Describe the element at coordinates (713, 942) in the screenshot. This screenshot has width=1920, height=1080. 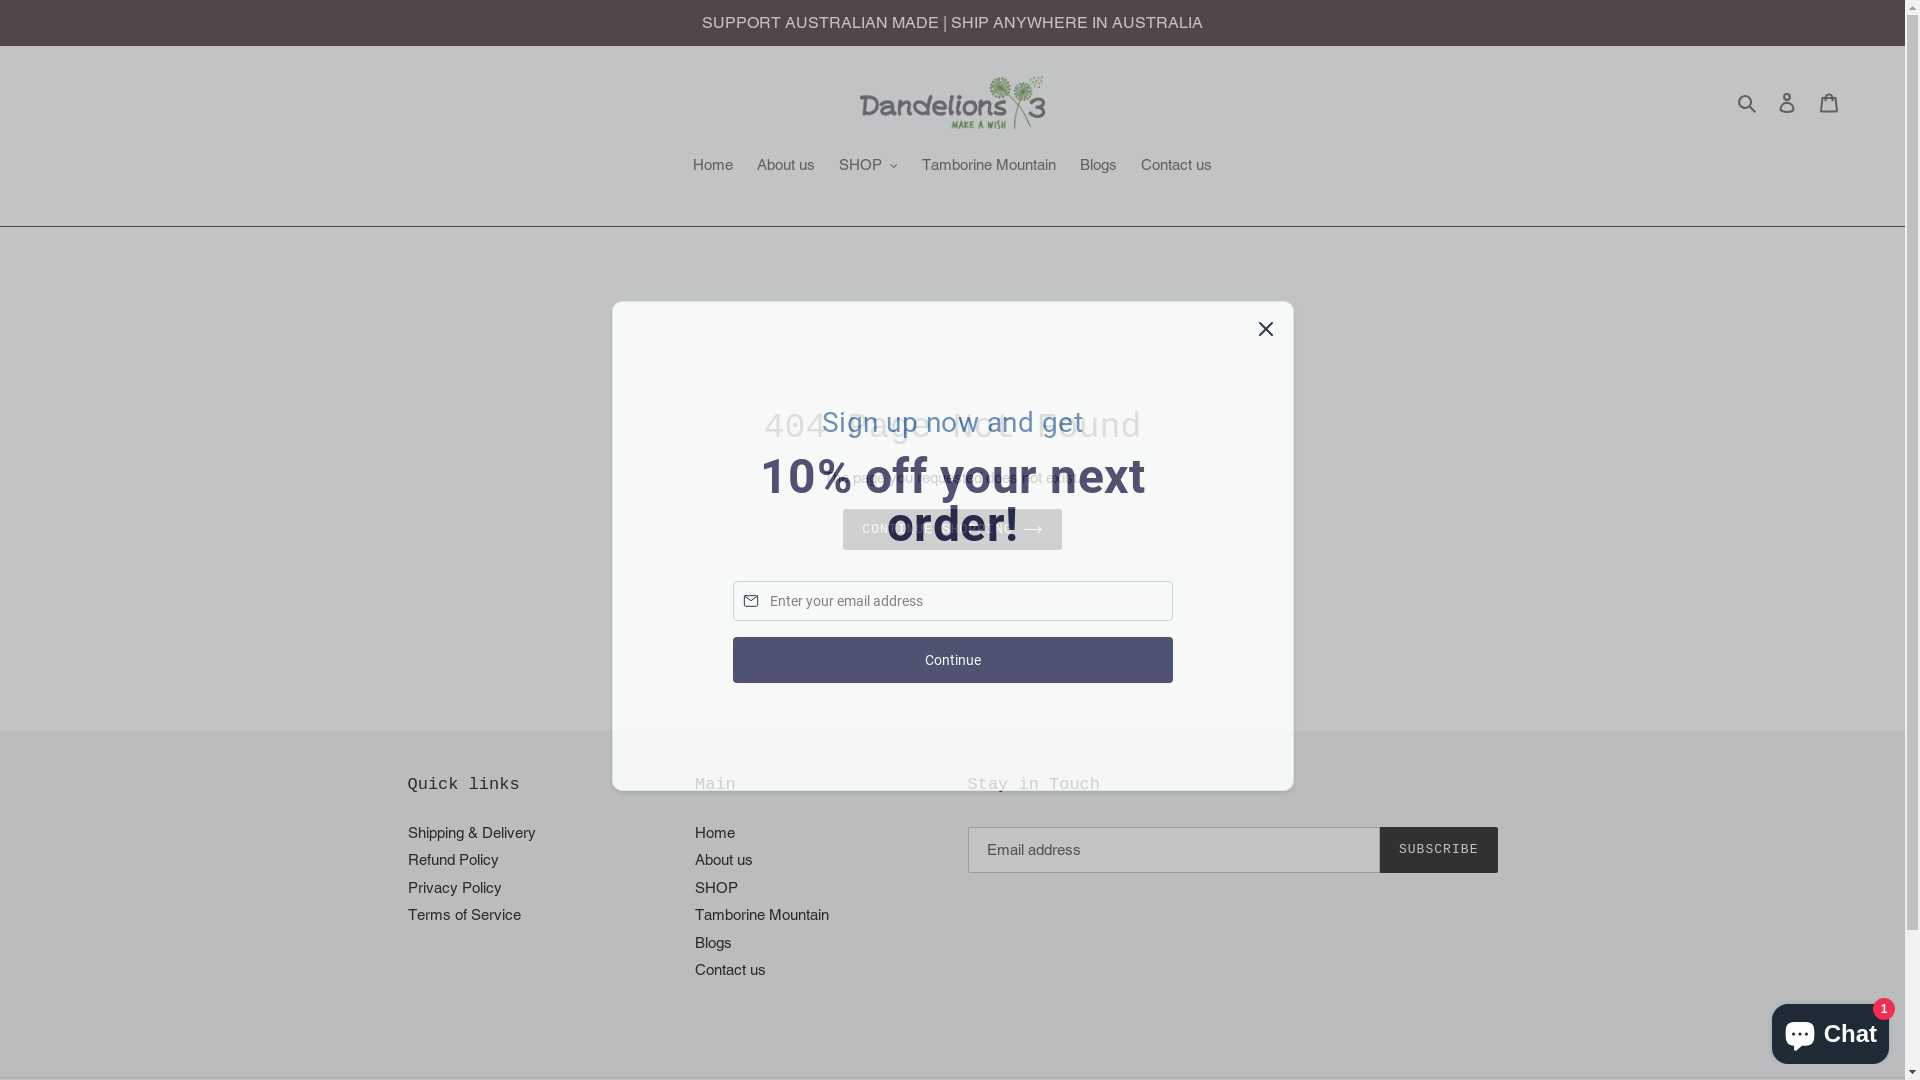
I see `'Blogs'` at that location.